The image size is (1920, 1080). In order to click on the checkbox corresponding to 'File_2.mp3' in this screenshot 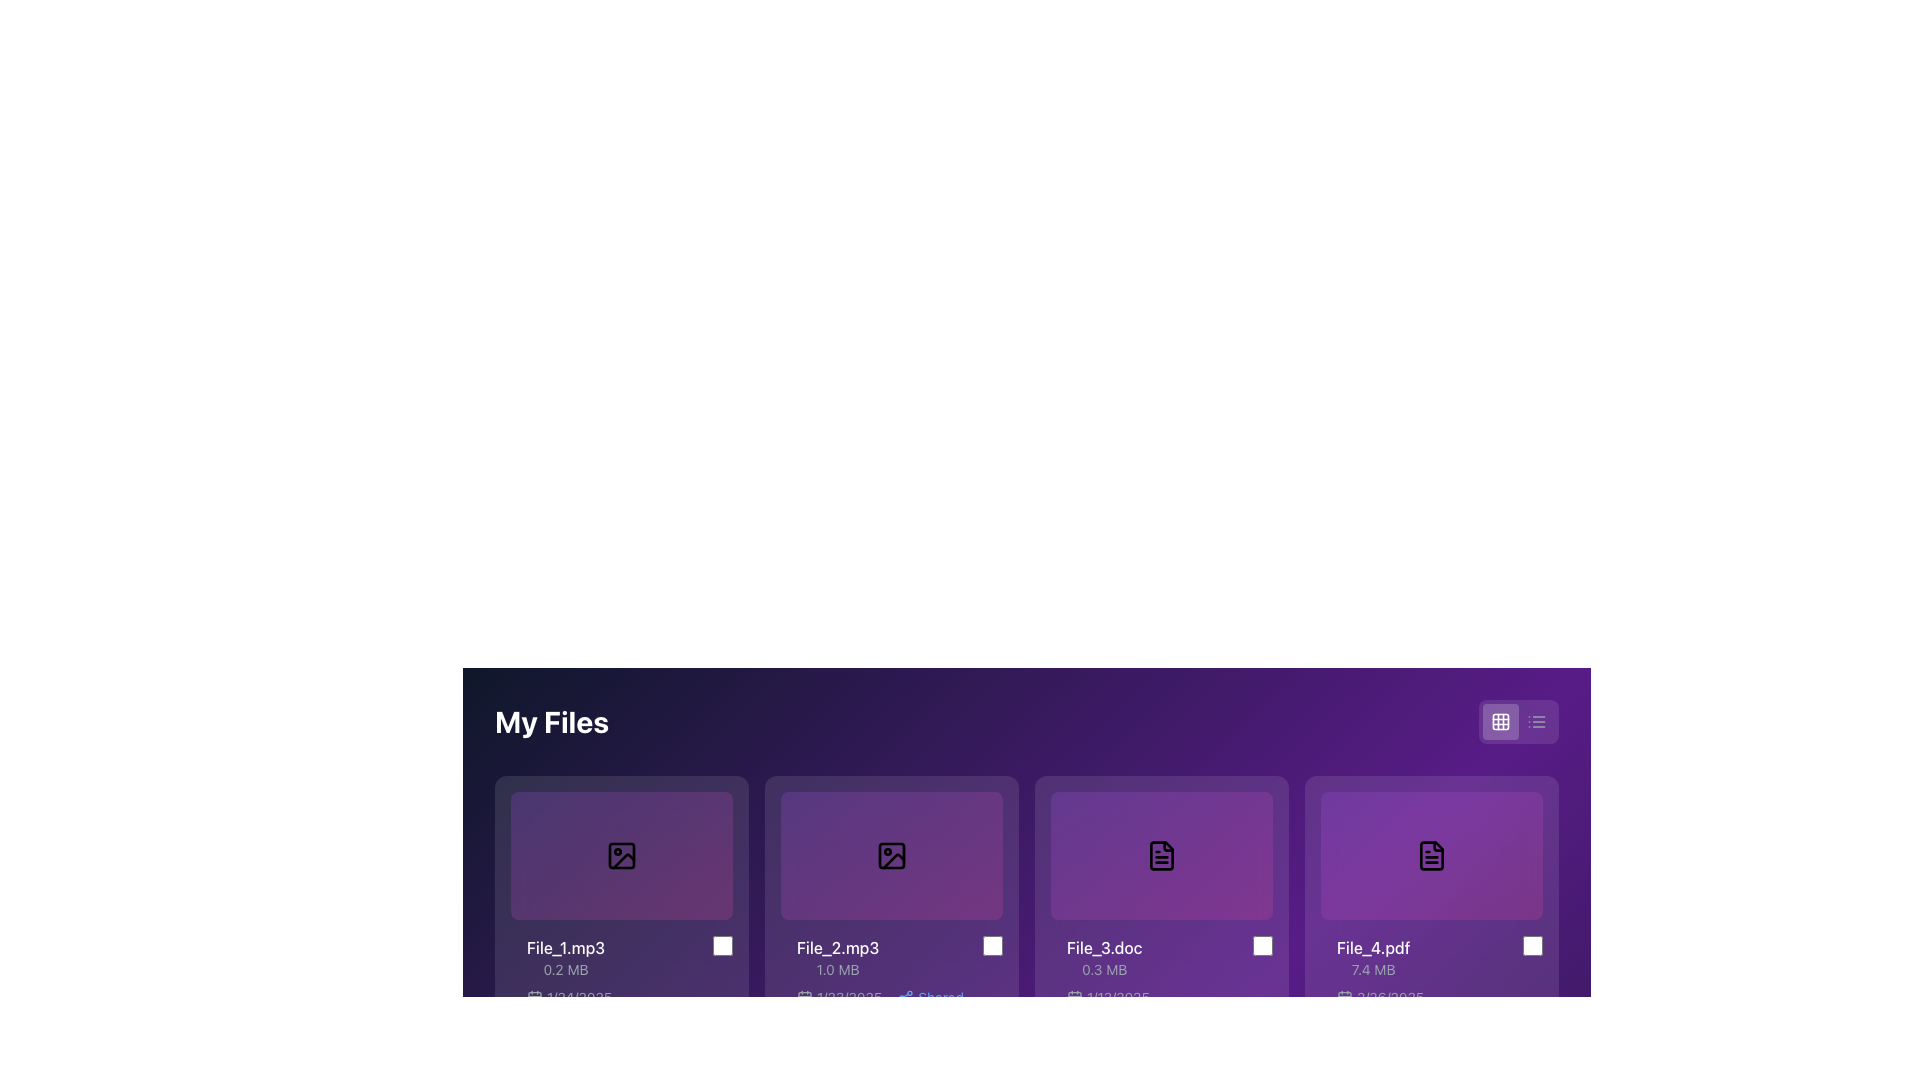, I will do `click(993, 945)`.